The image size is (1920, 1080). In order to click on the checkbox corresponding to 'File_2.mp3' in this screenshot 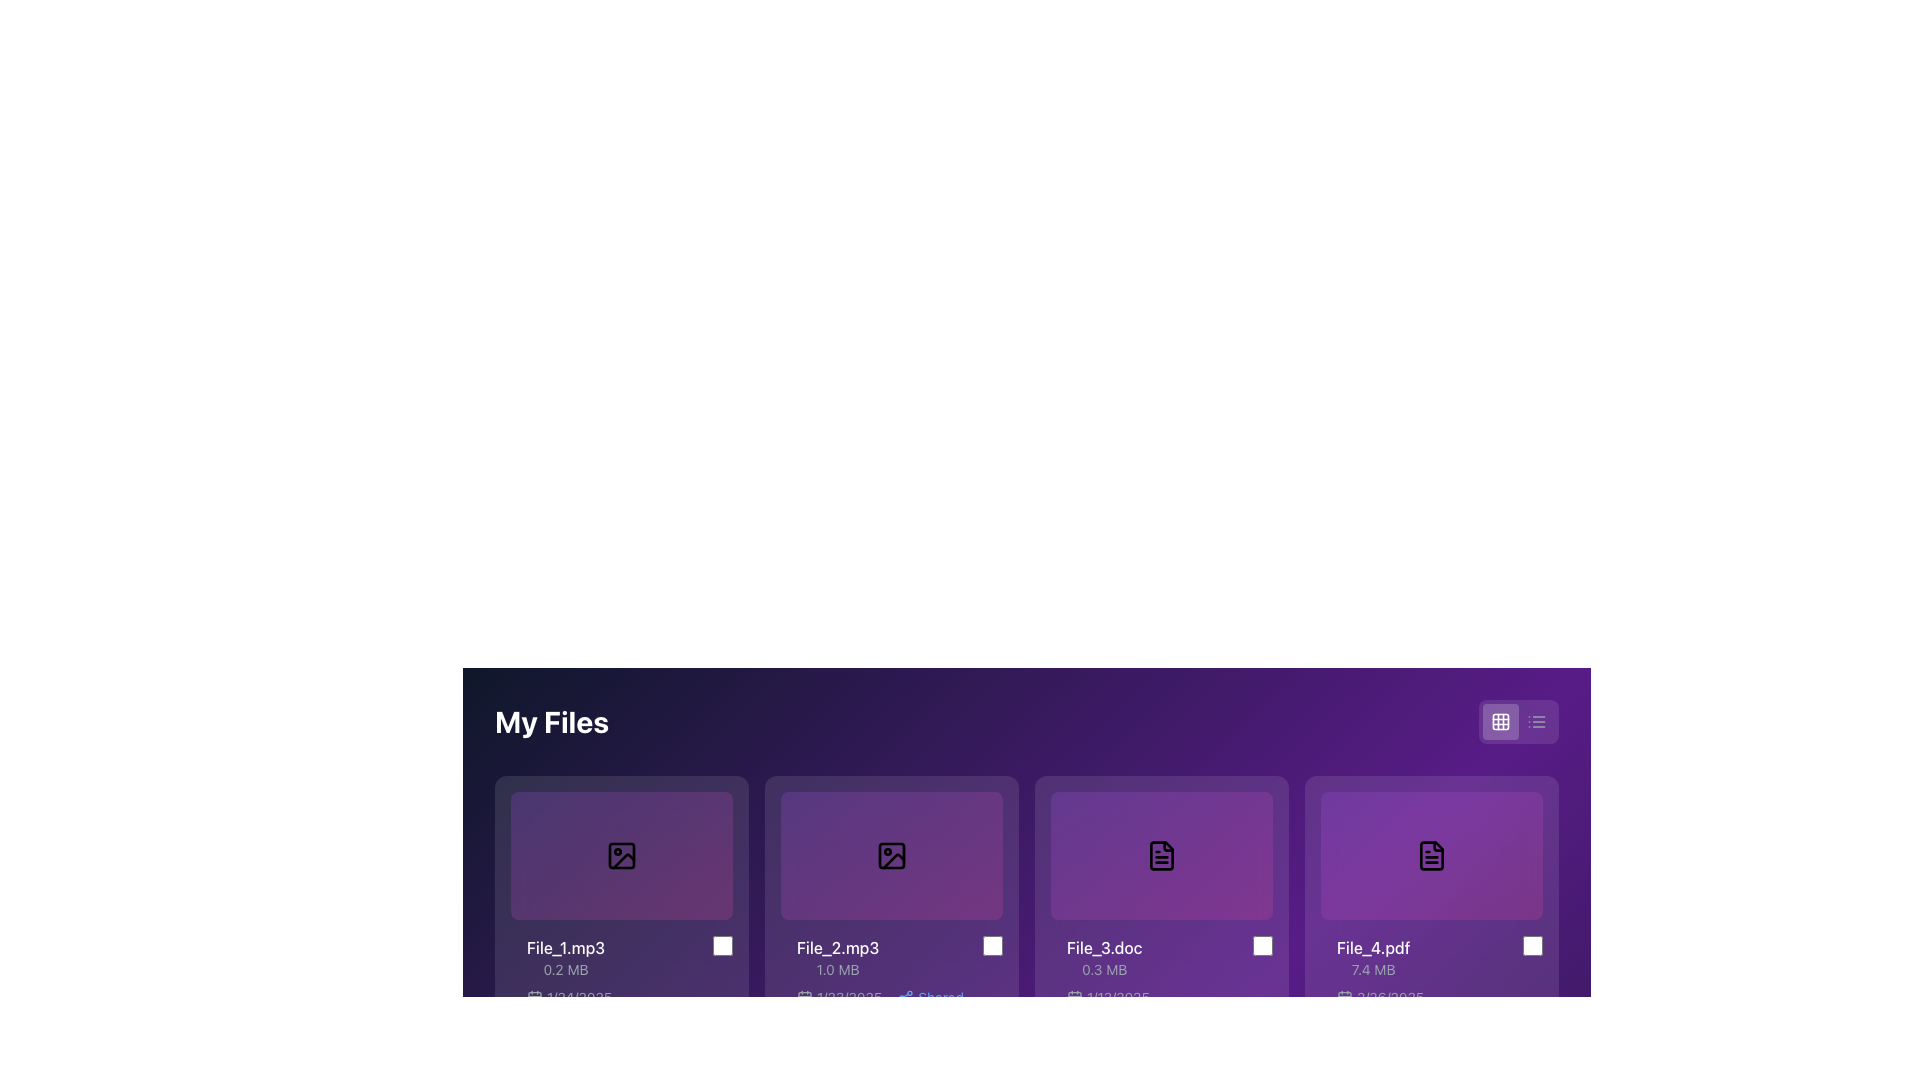, I will do `click(993, 945)`.